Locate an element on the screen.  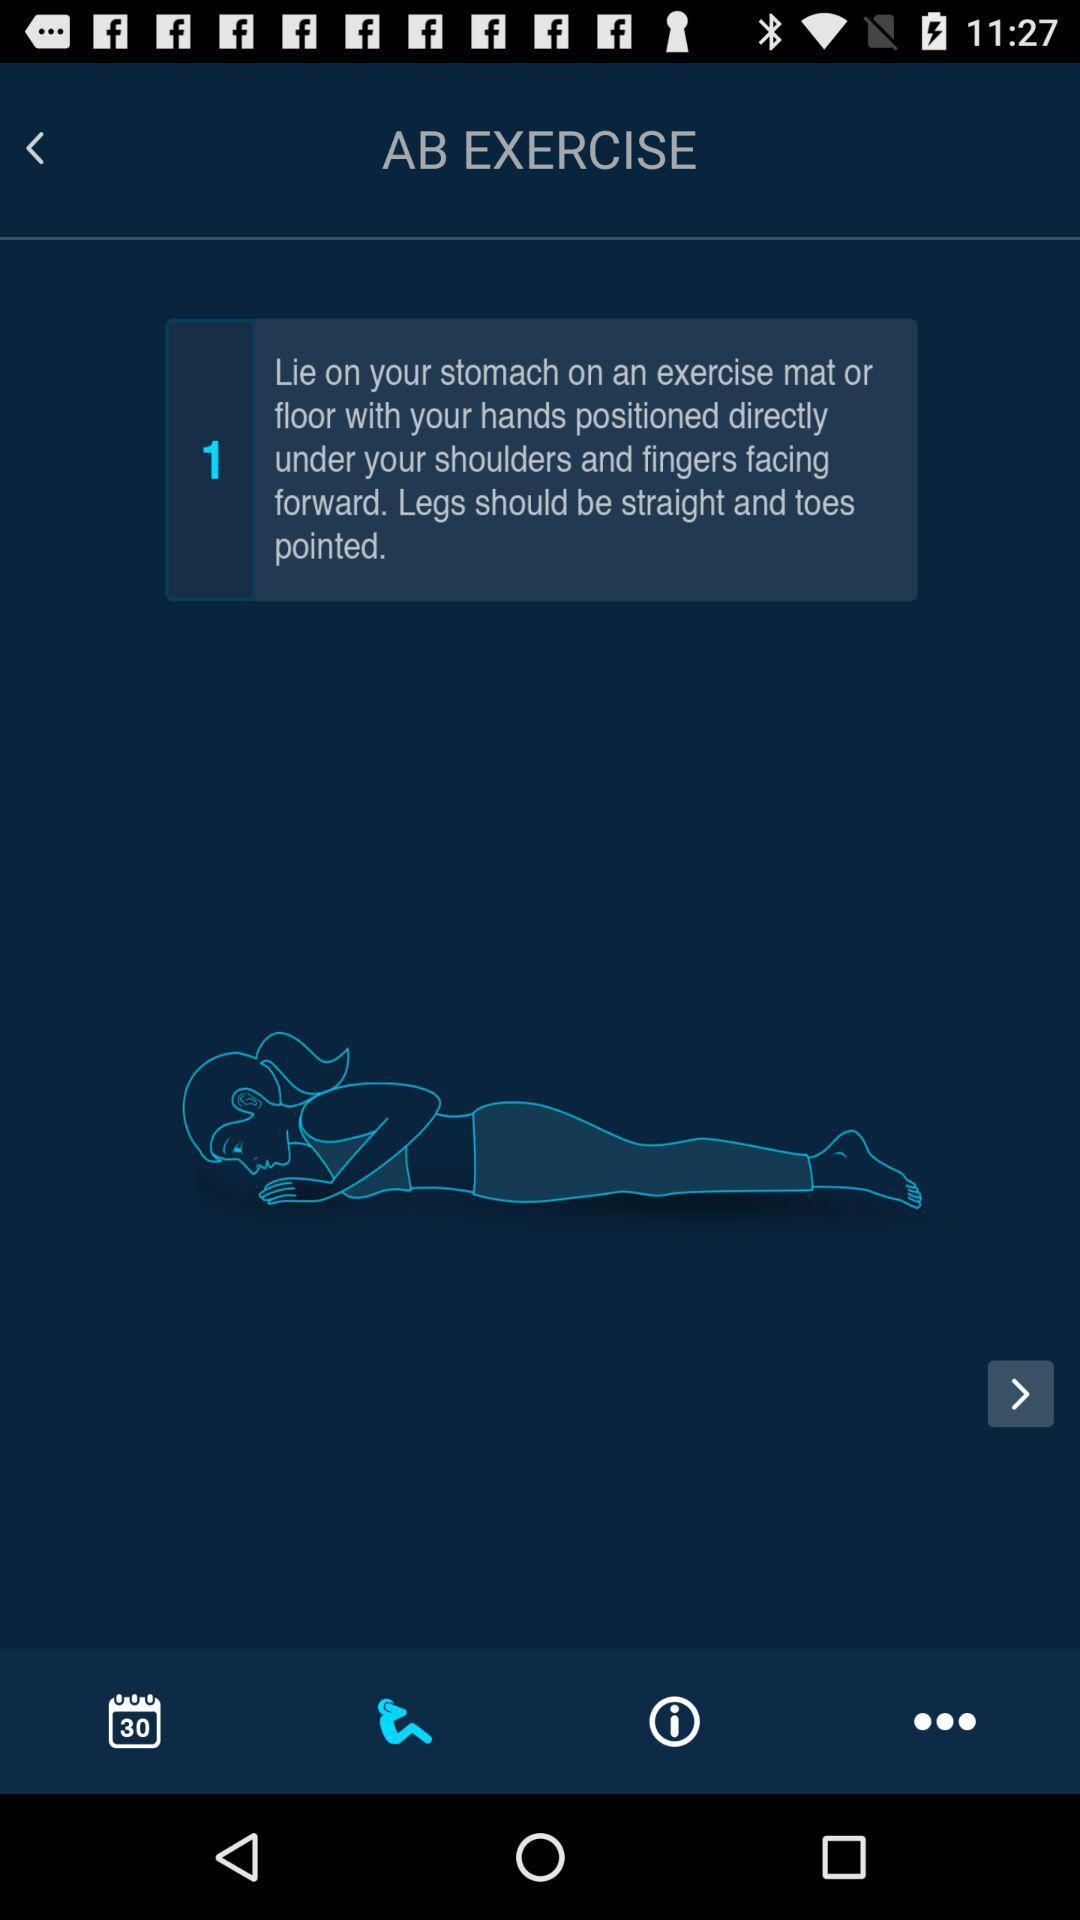
the arrow_backward icon is located at coordinates (58, 157).